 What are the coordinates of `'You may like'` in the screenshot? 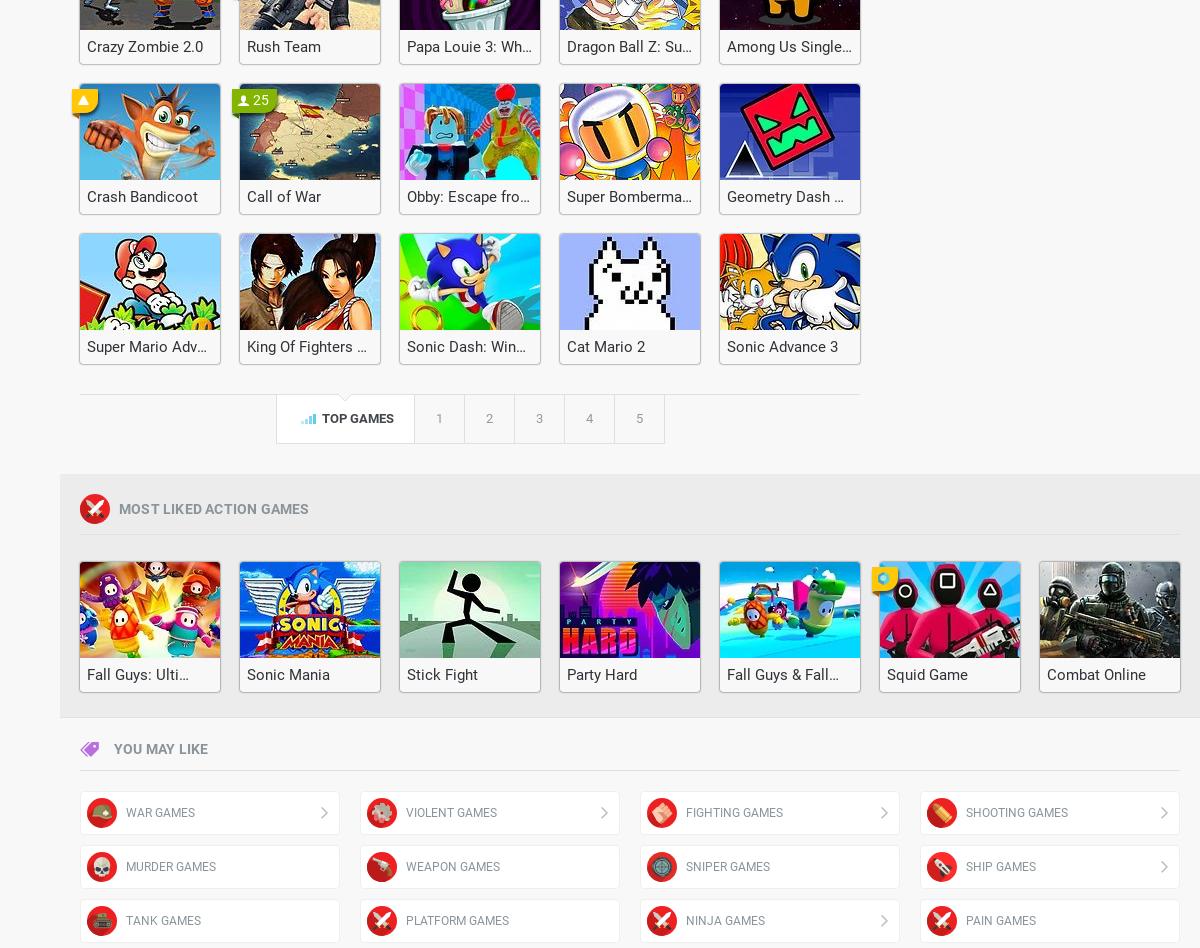 It's located at (160, 749).